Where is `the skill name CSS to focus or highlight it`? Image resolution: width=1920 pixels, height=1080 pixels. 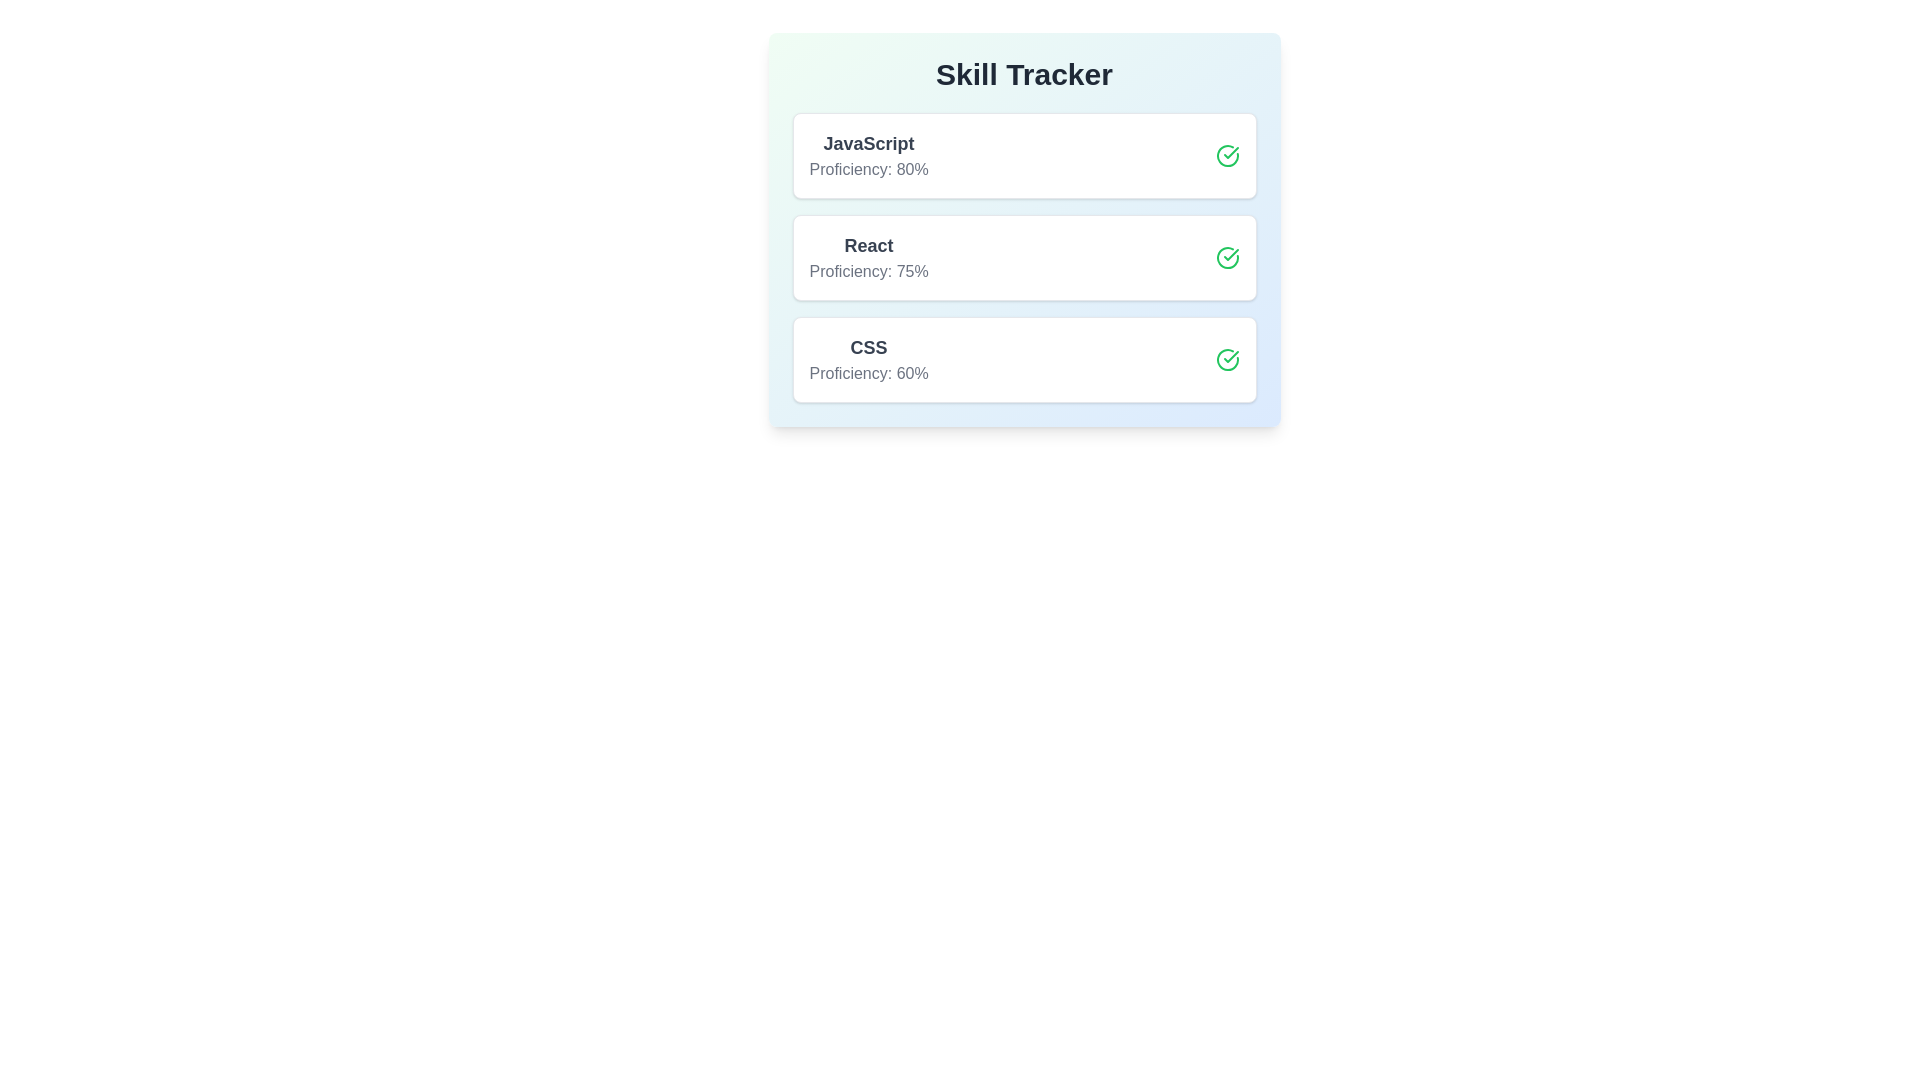
the skill name CSS to focus or highlight it is located at coordinates (868, 346).